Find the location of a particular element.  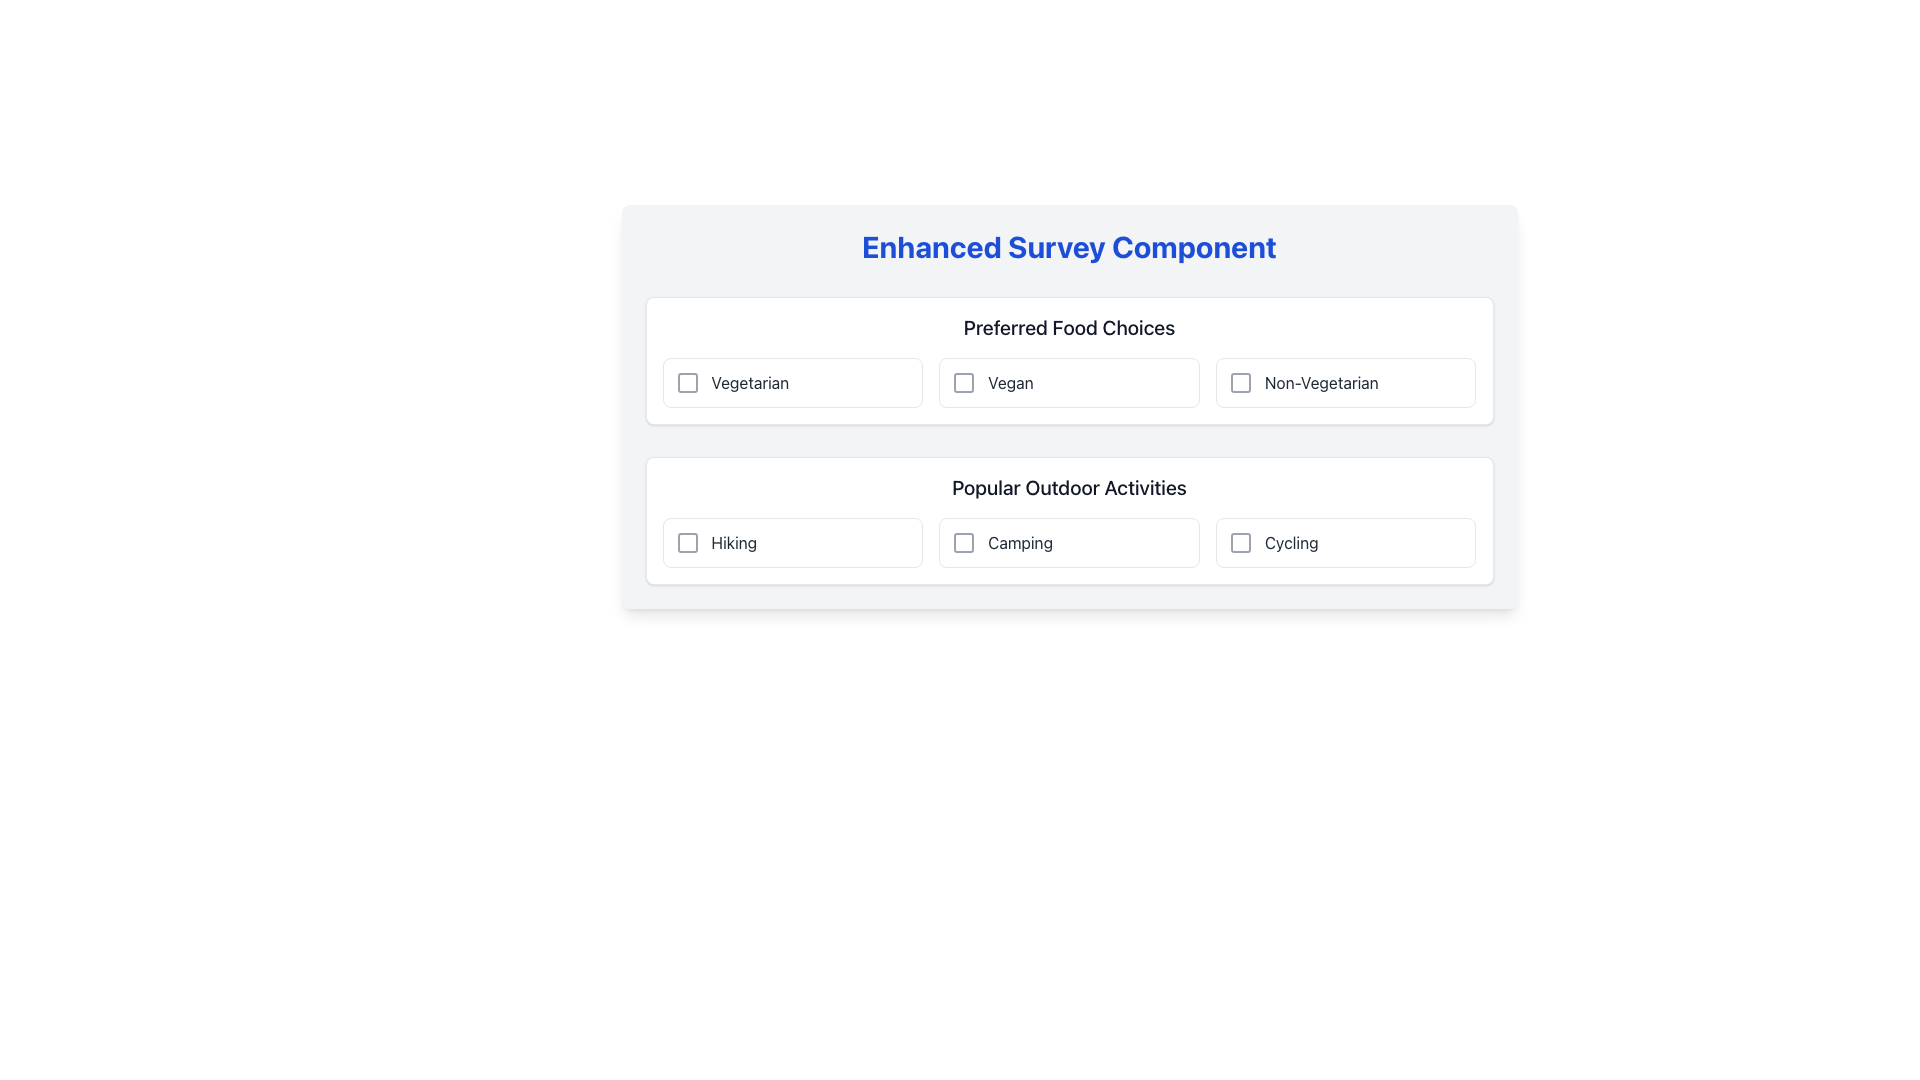

the 'Vegan' label indicating the checkbox for food choices in the 'Preferred Food Choices' group, positioned between 'Vegetarian' and 'Non-Vegetarian' is located at coordinates (1010, 382).